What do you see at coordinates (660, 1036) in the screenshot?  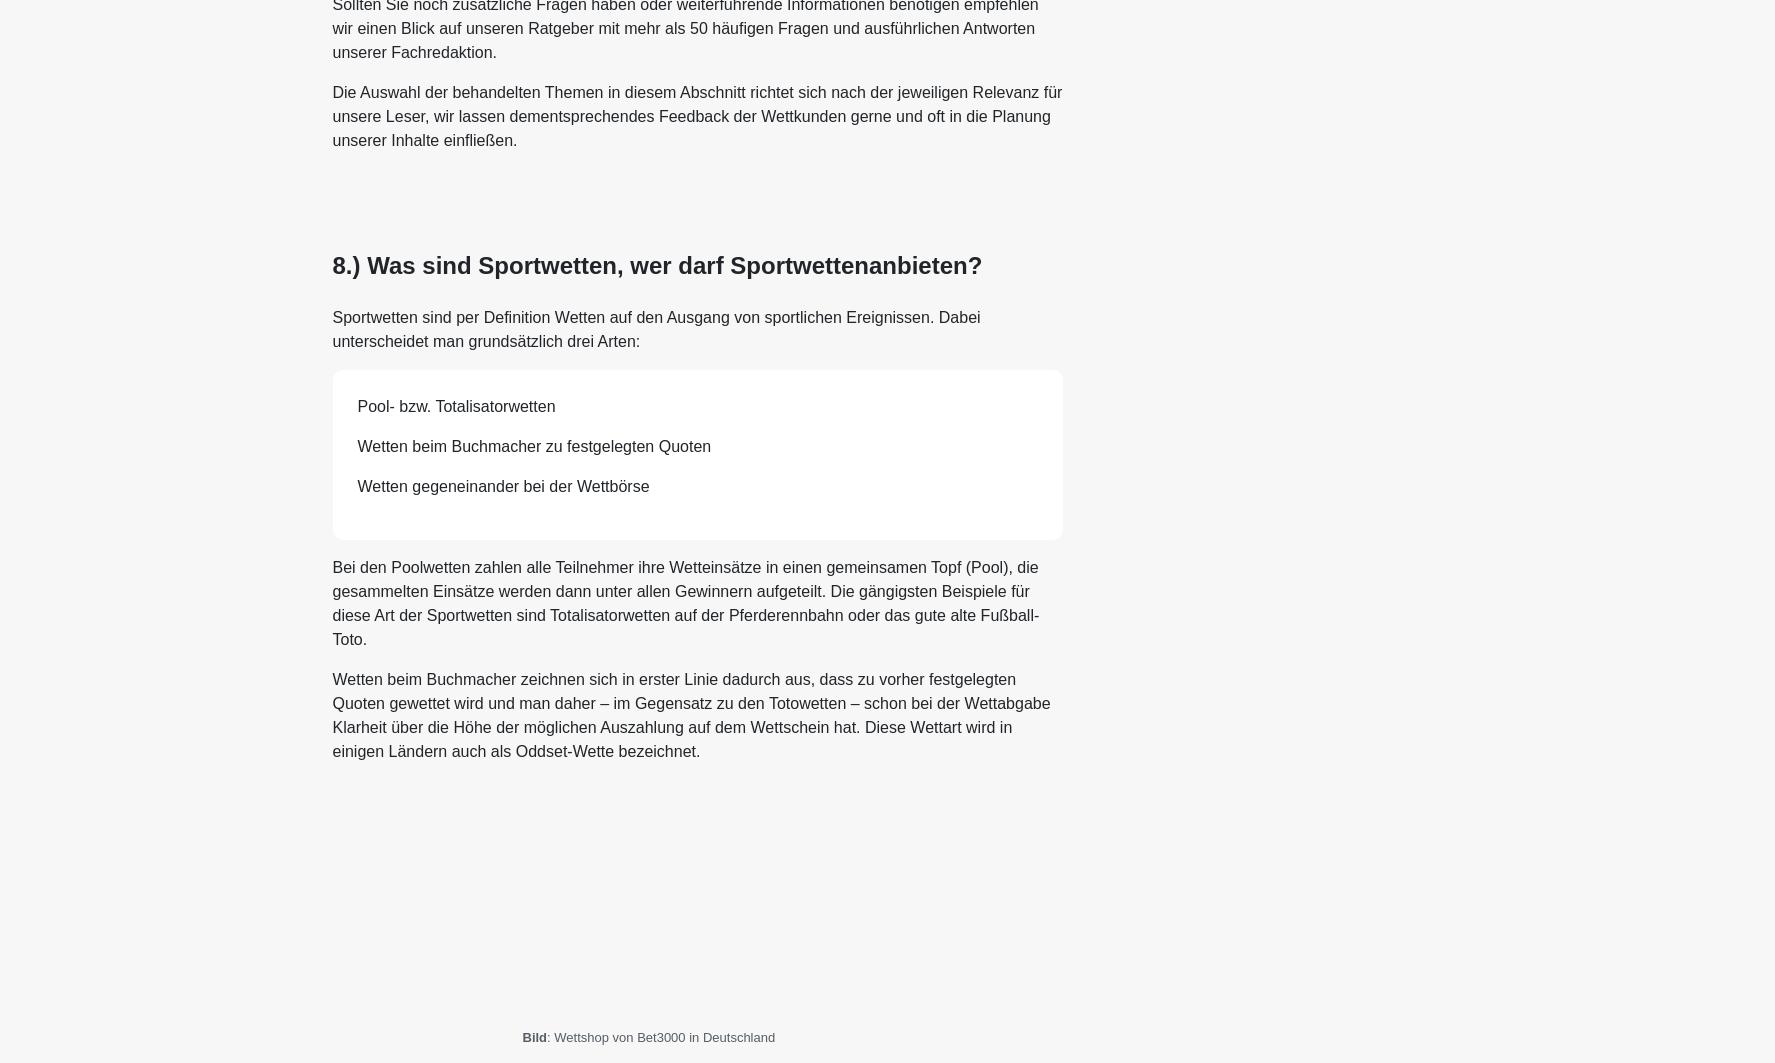 I see `': Wettshop von Bet3000 in Deutschland'` at bounding box center [660, 1036].